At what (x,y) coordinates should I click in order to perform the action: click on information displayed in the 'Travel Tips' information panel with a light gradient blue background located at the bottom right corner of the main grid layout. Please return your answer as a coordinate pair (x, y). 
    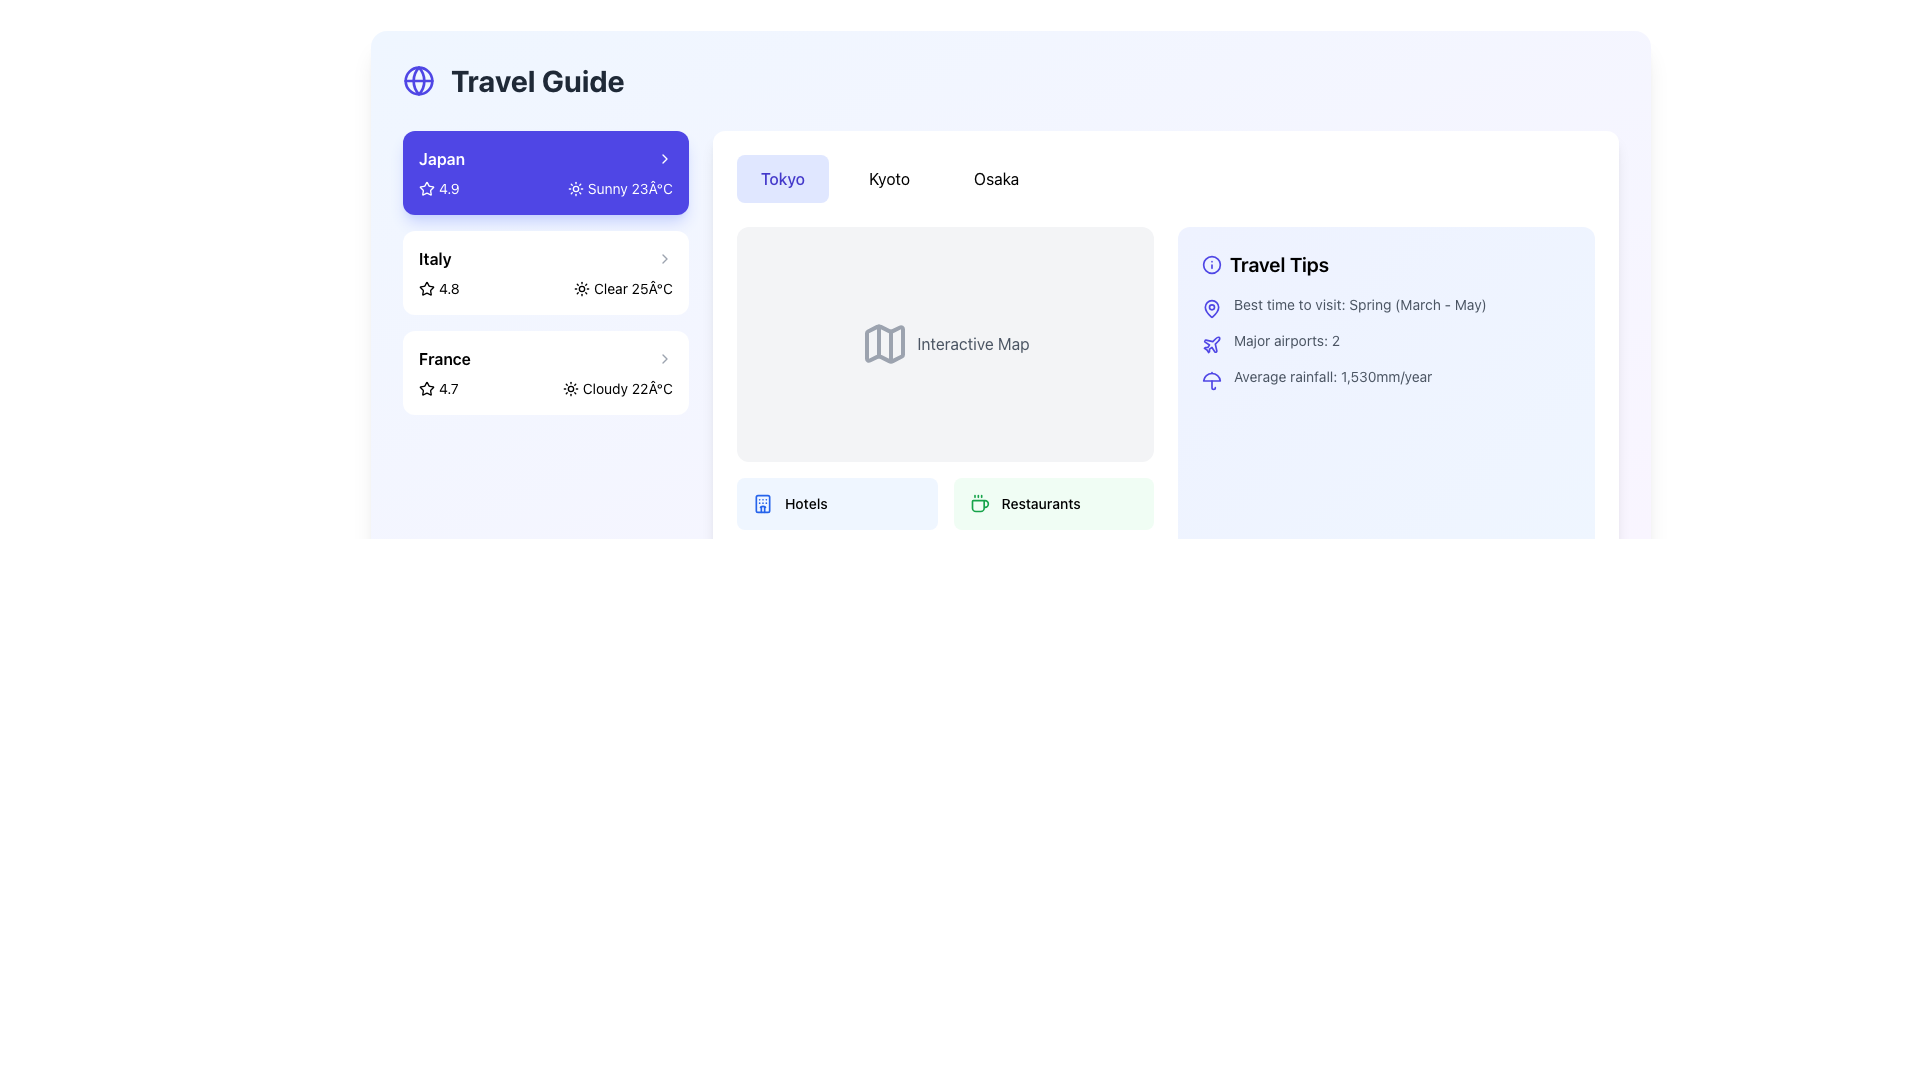
    Looking at the image, I should click on (1385, 411).